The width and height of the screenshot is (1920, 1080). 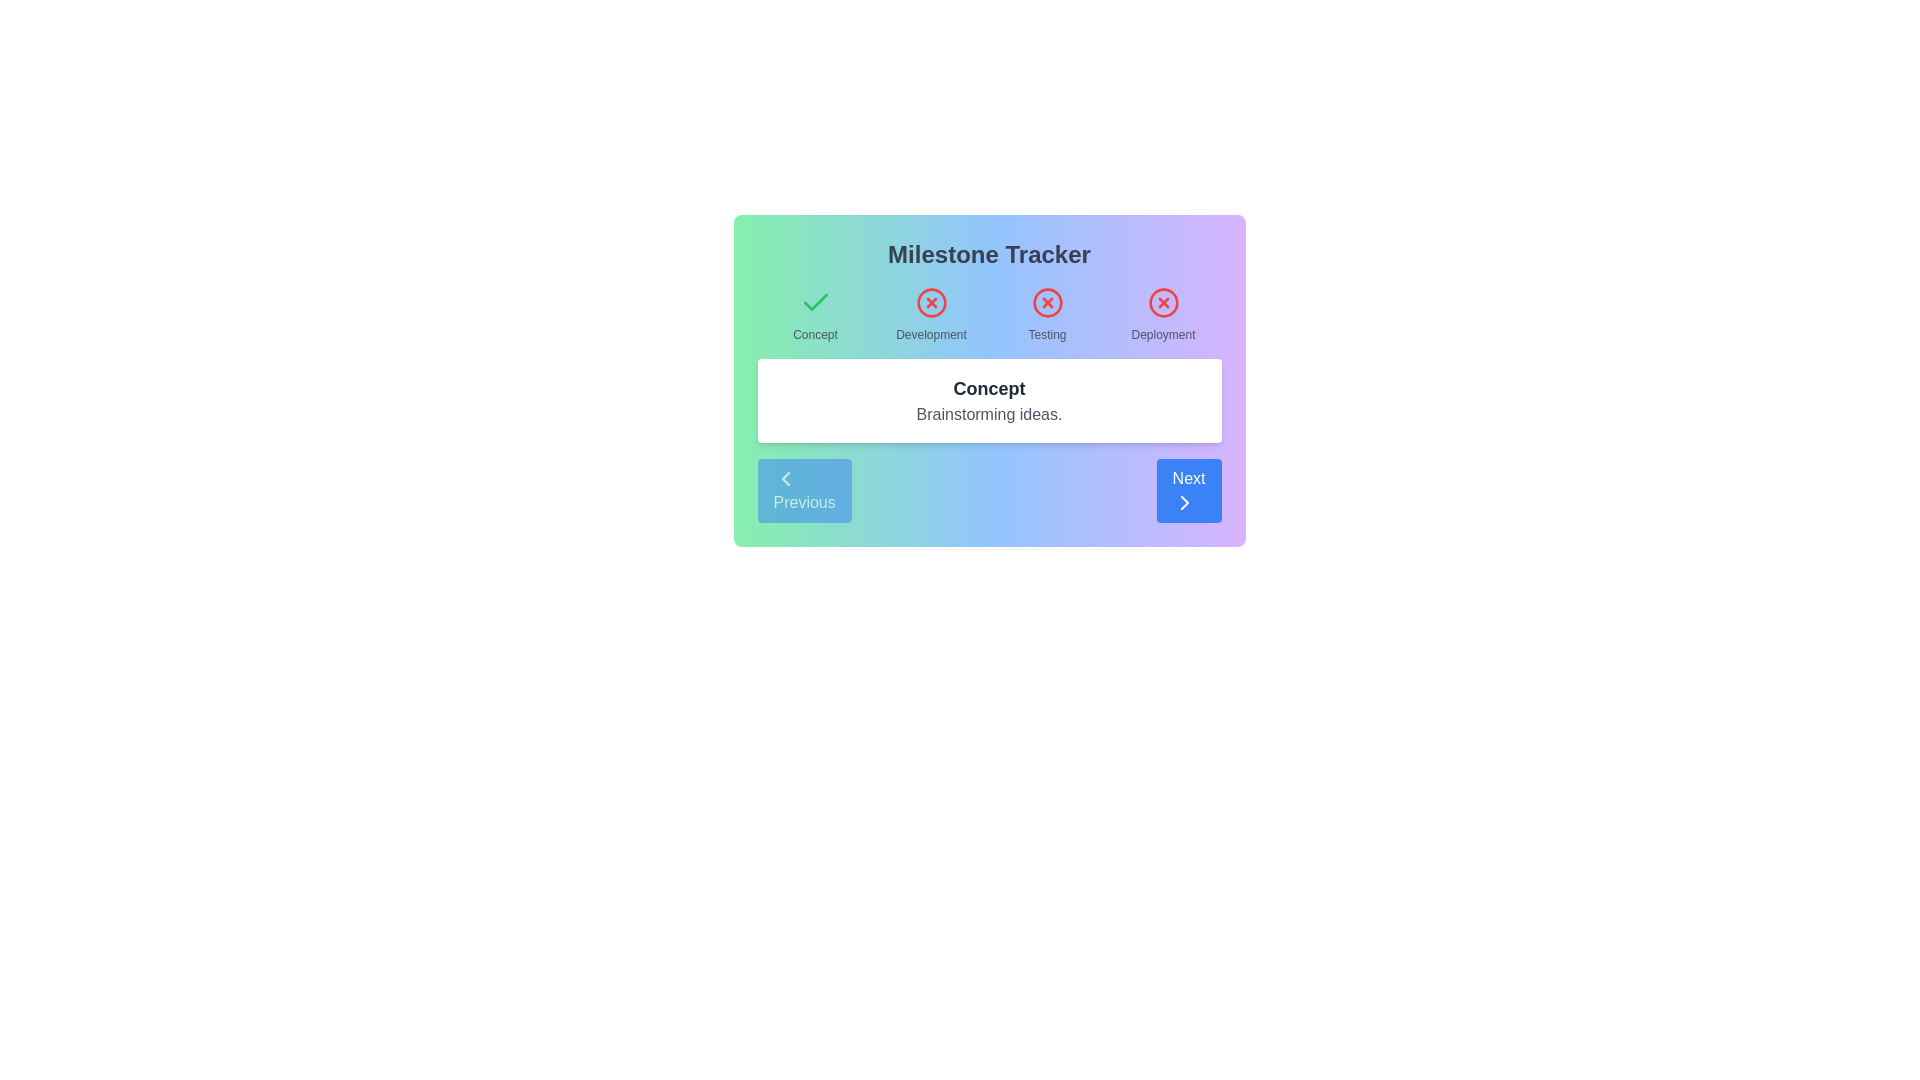 I want to click on text label displaying the word 'Concept', which is centrally located within a white card area with a gradient background and shadow effect, so click(x=989, y=389).